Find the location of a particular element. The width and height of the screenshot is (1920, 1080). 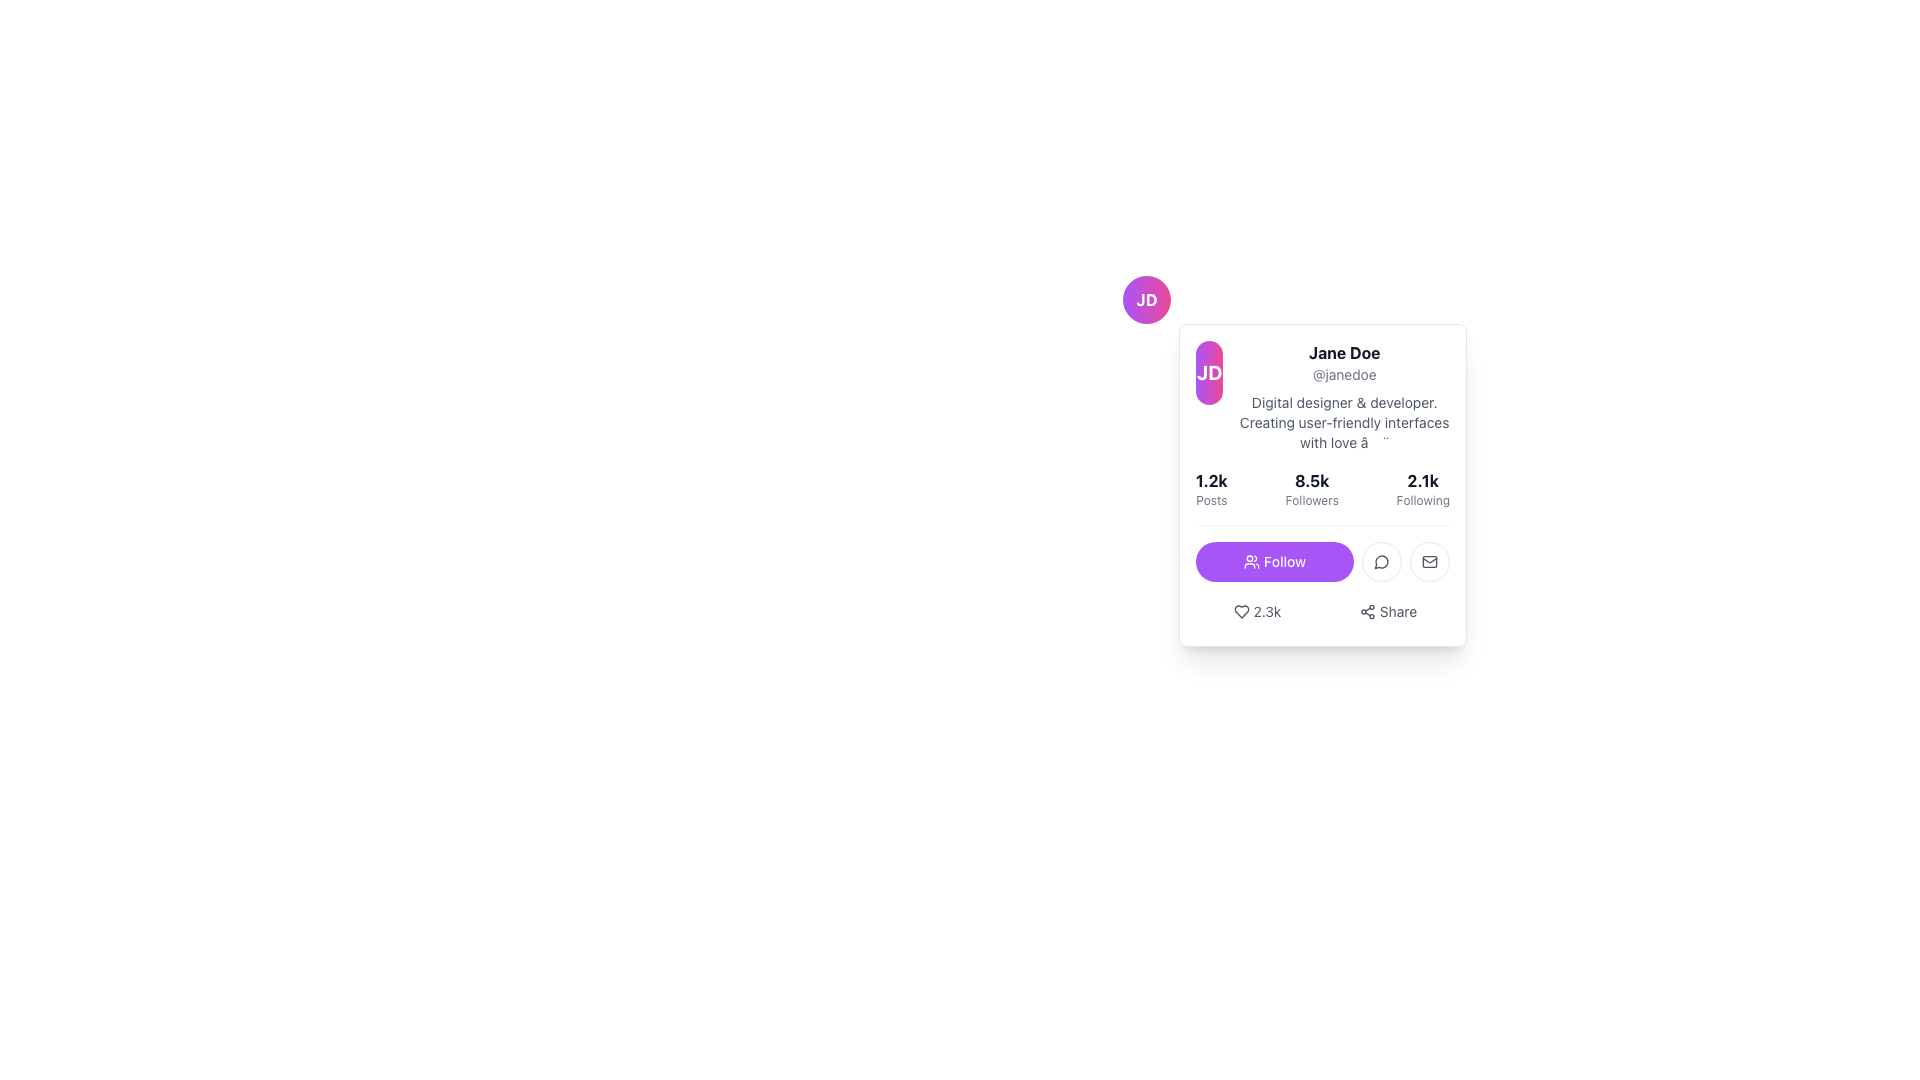

the rounded rectangular shape that is part of the mail icon, located above the toolbar containing the 'Follow' button is located at coordinates (1429, 562).